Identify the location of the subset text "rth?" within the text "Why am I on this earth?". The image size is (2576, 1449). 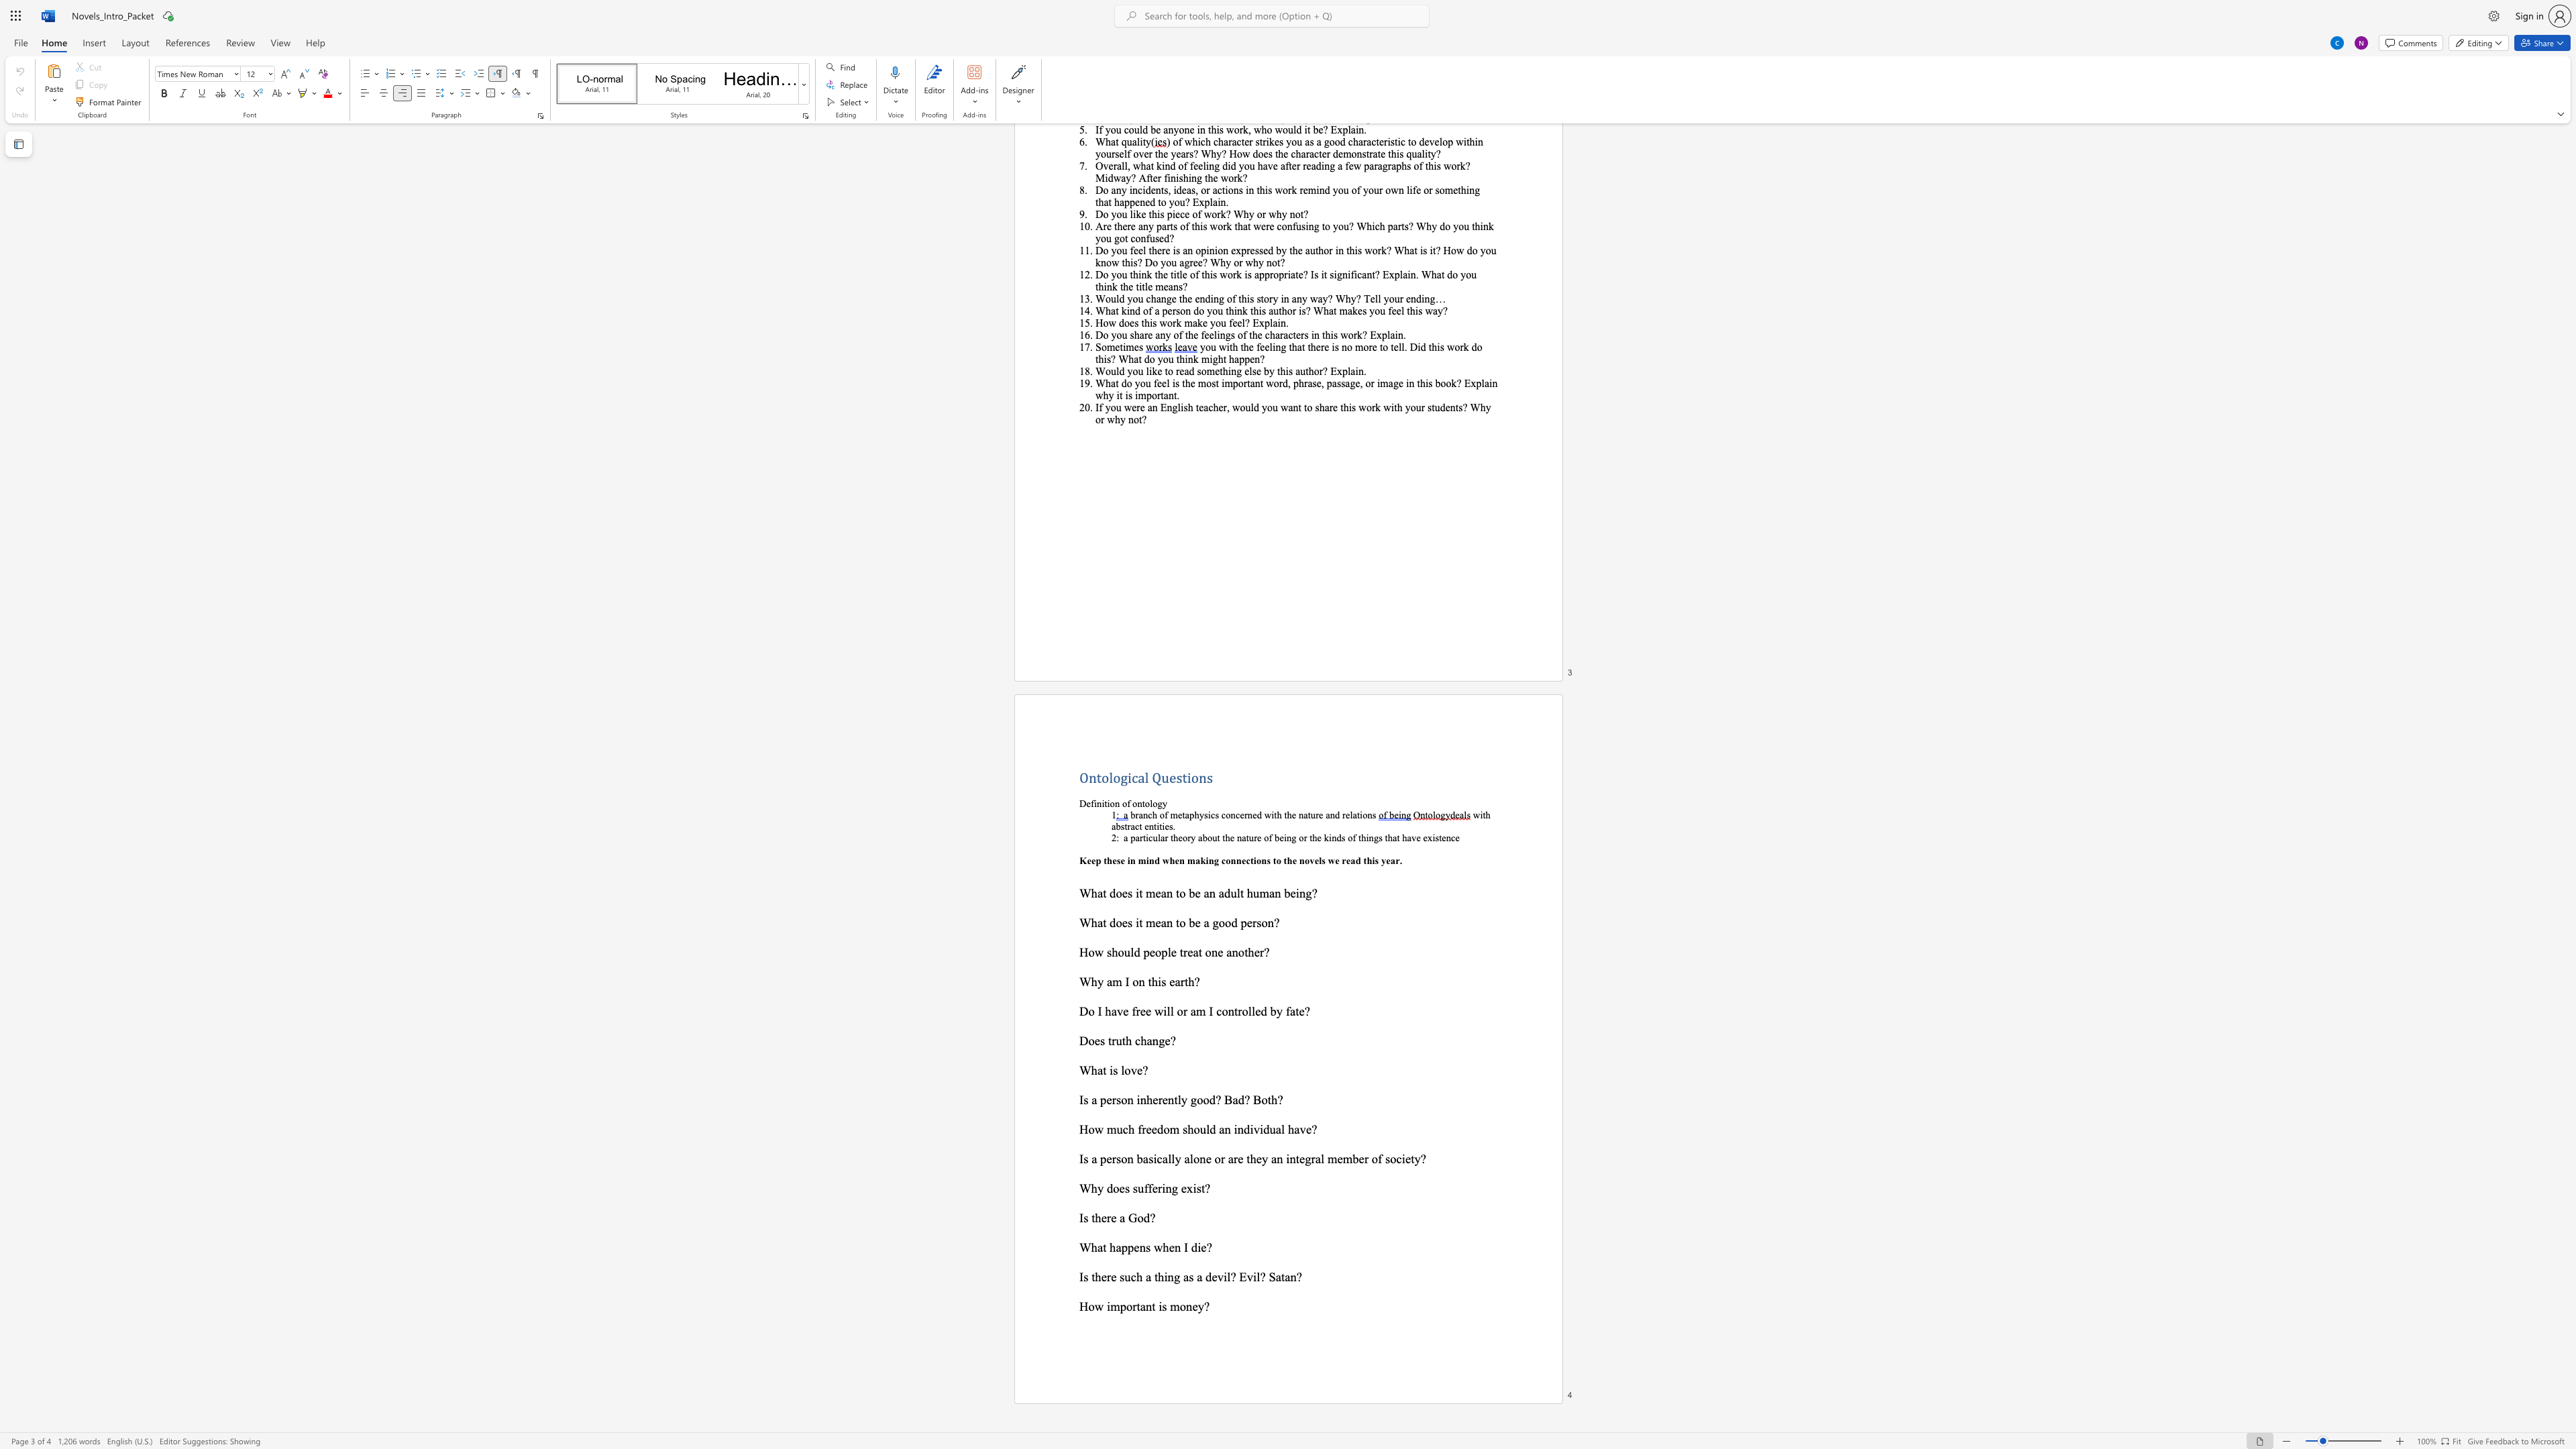
(1179, 981).